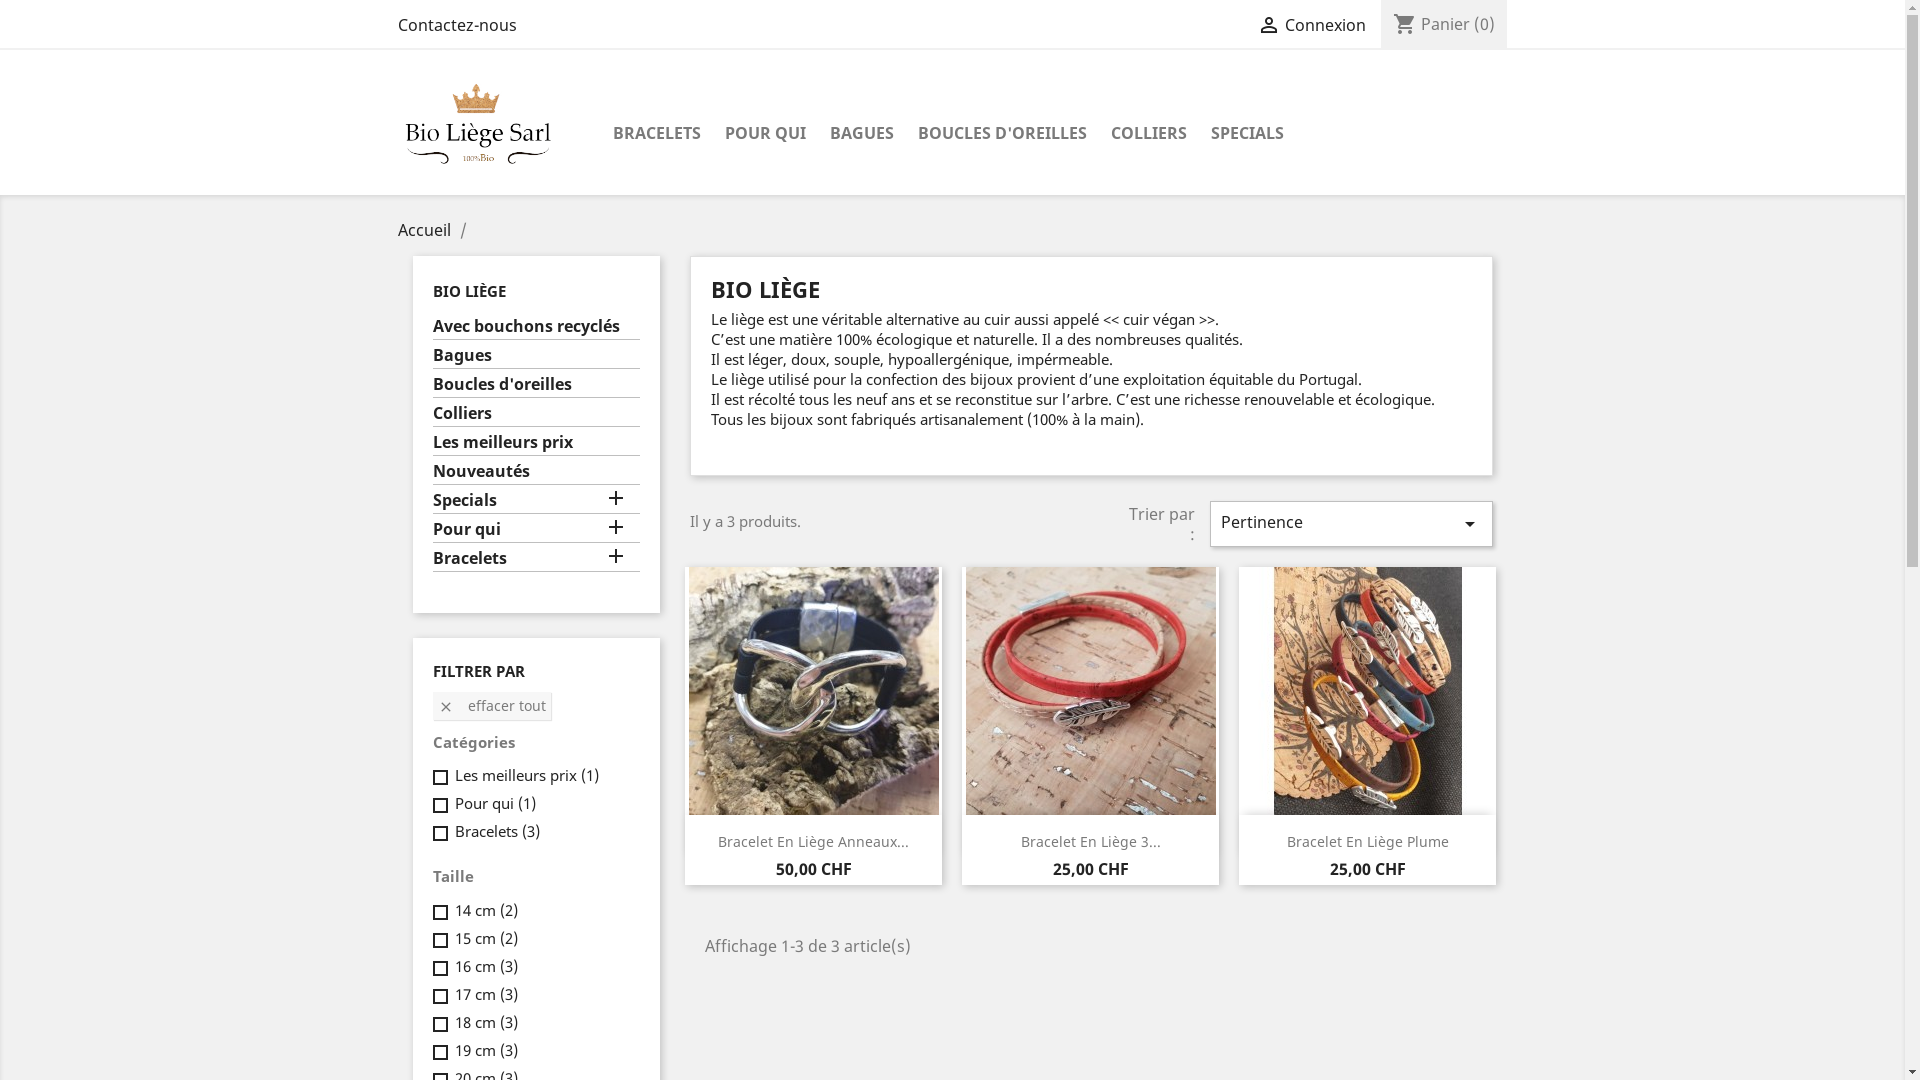 This screenshot has width=1920, height=1080. I want to click on 'Accueil', so click(425, 229).